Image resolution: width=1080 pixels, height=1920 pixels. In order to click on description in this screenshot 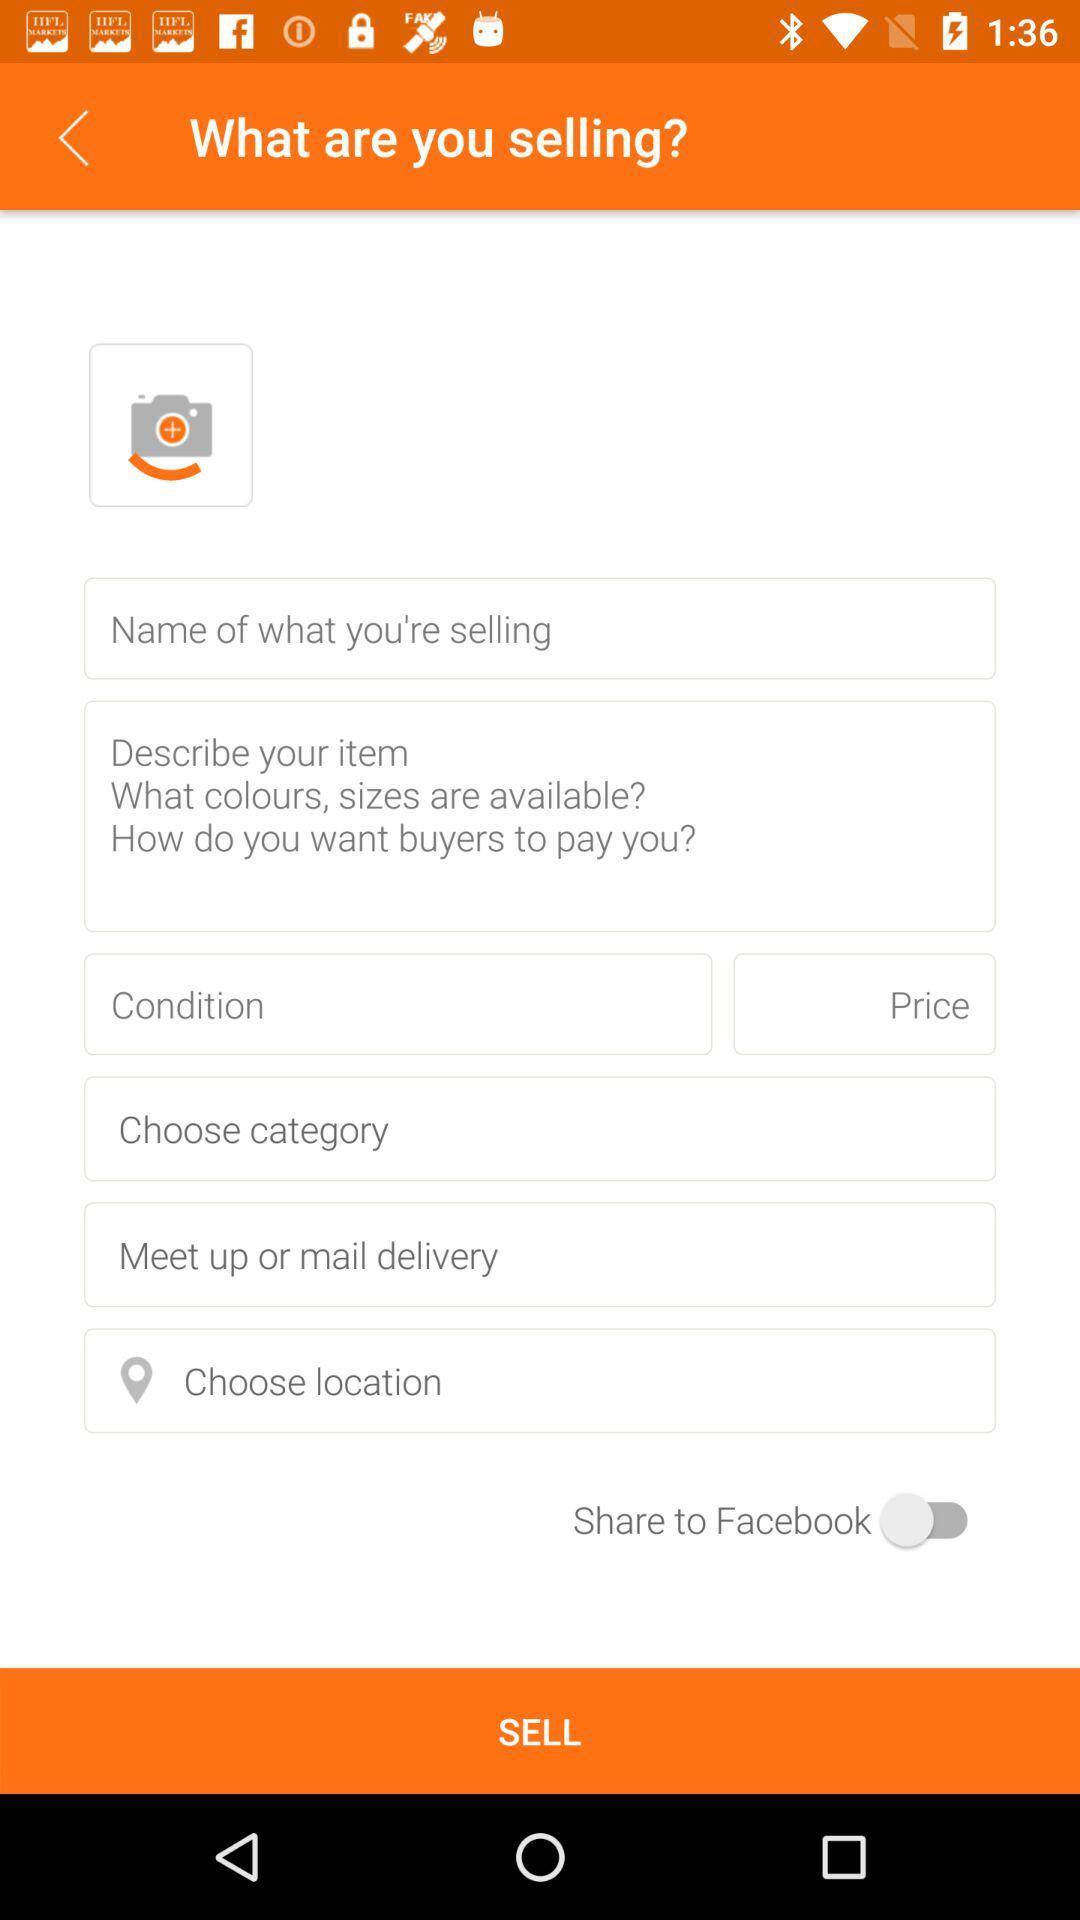, I will do `click(540, 816)`.